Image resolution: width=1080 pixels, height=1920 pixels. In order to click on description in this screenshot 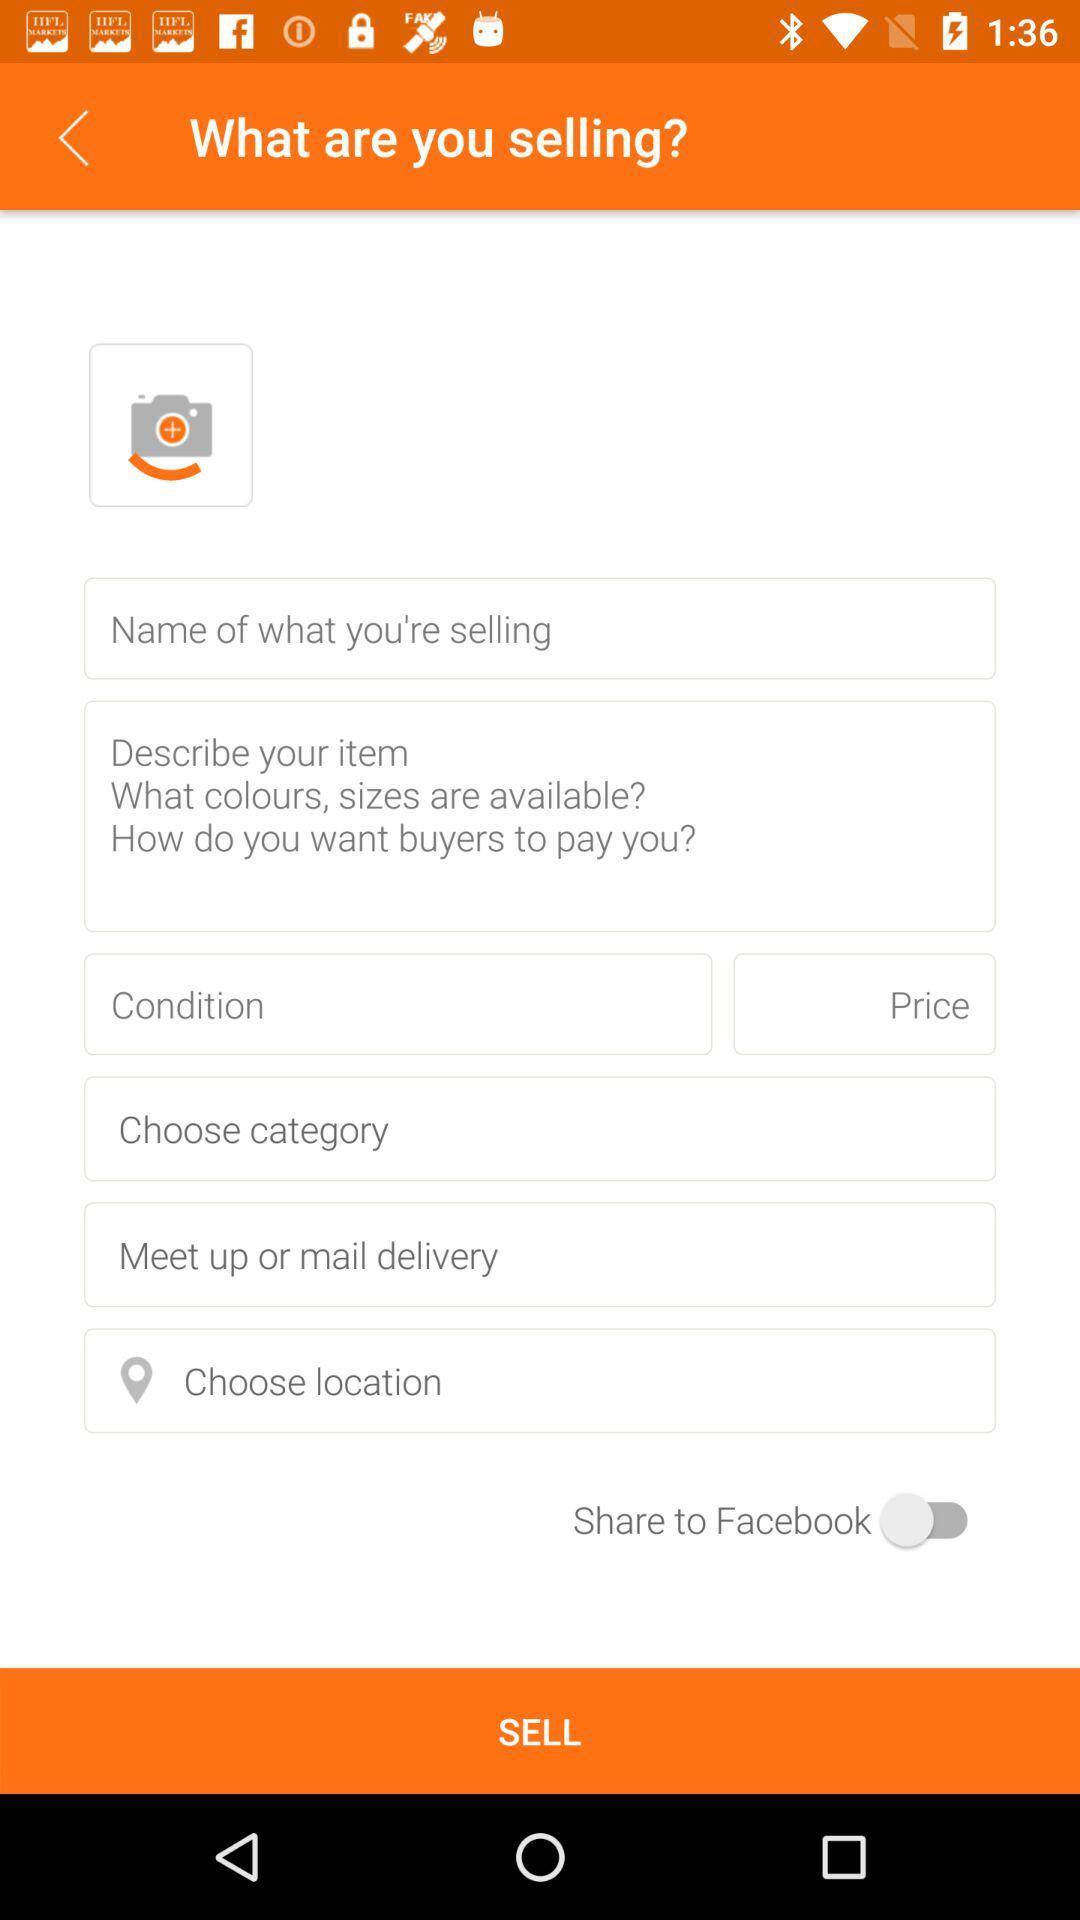, I will do `click(540, 816)`.